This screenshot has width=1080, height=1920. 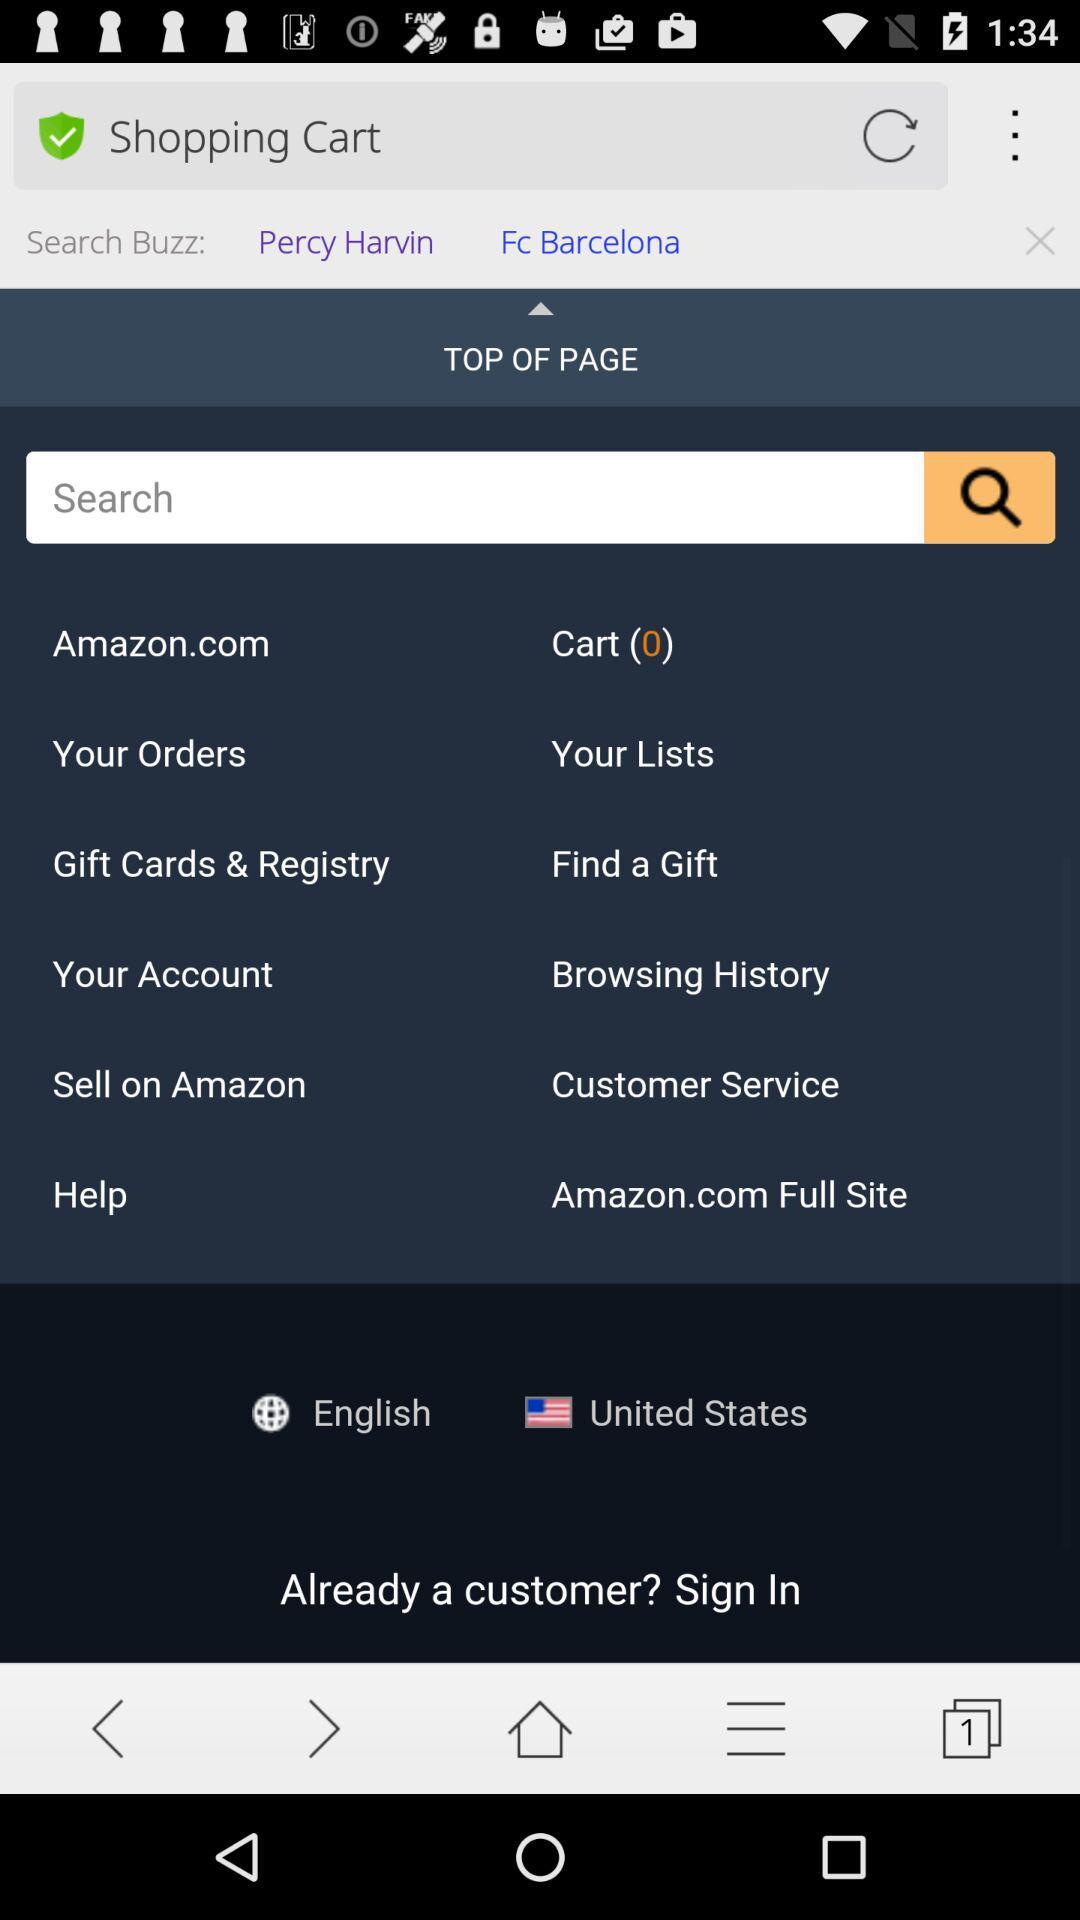 I want to click on app below percy harvin item, so click(x=540, y=974).